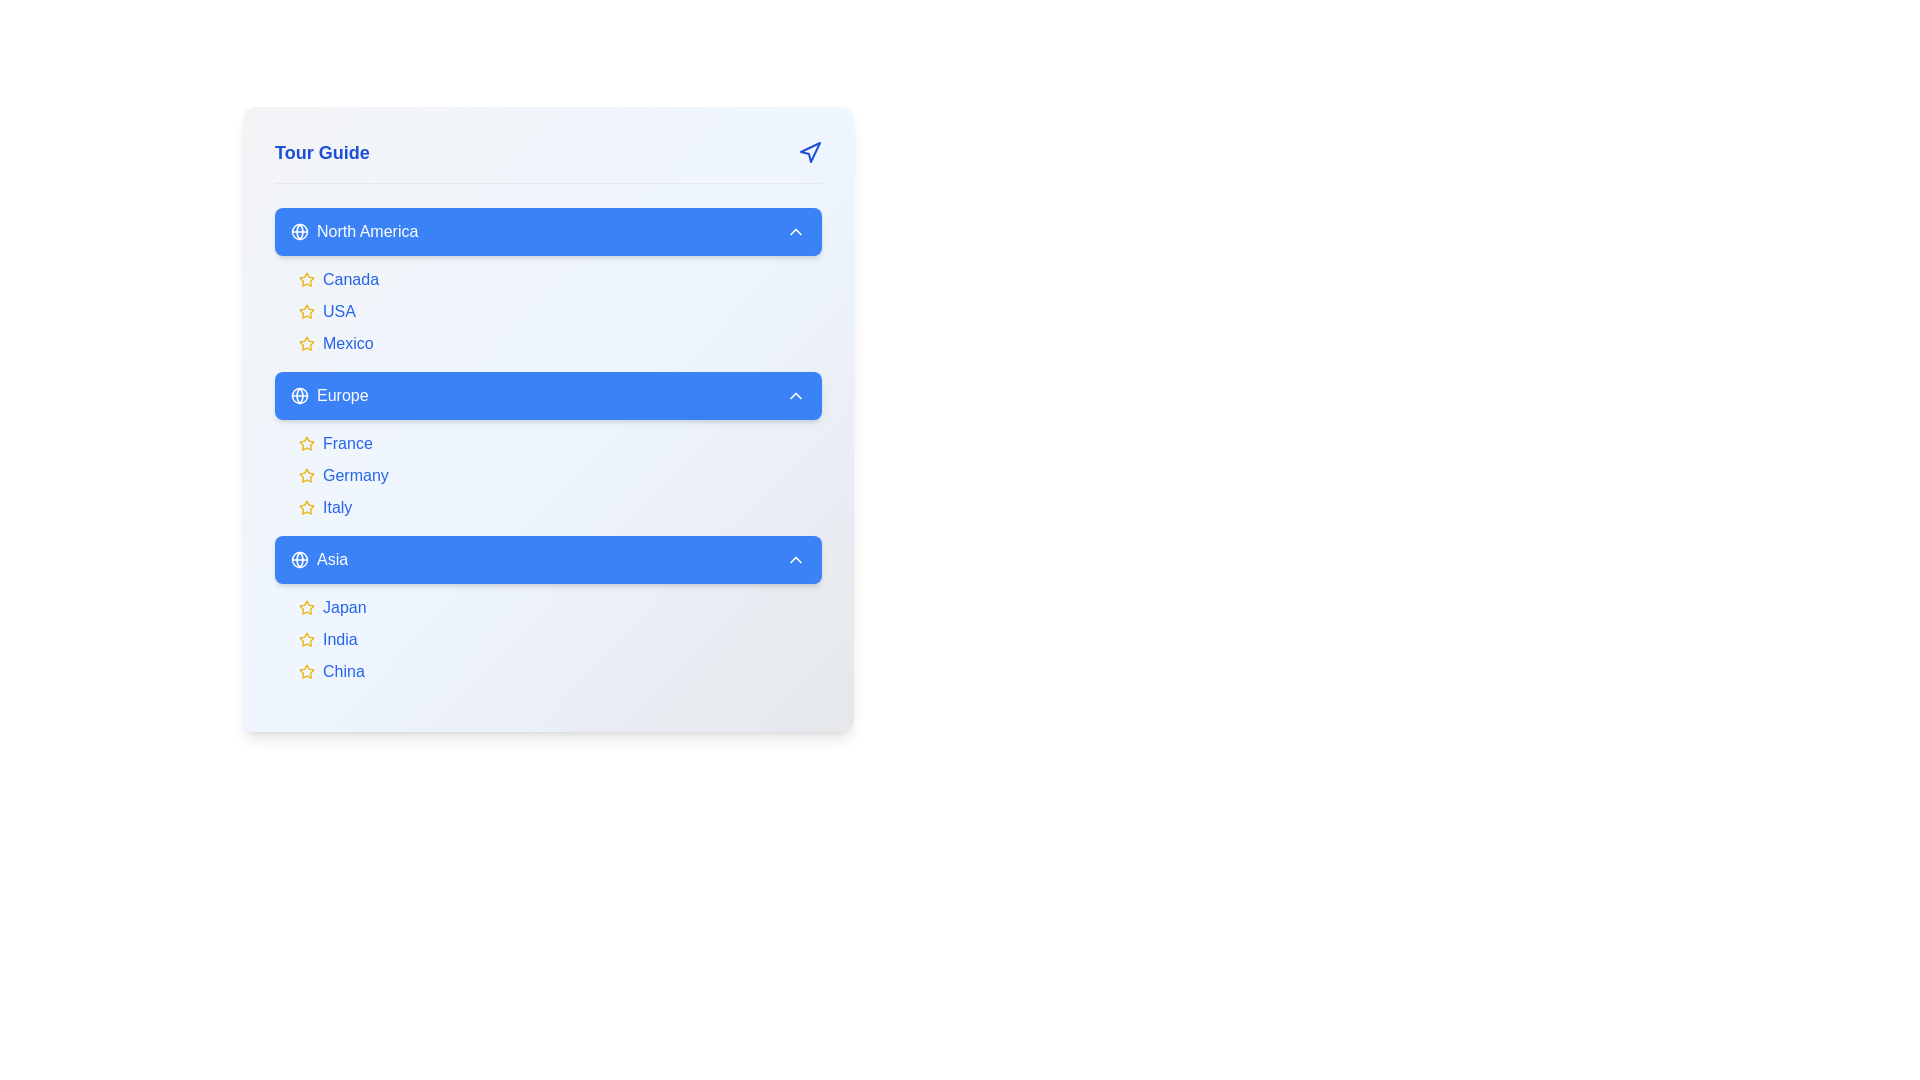 This screenshot has height=1080, width=1920. I want to click on the content of the 'Asia' text label with an accompanying icon, which visually indicates the region when interacted with, so click(318, 559).